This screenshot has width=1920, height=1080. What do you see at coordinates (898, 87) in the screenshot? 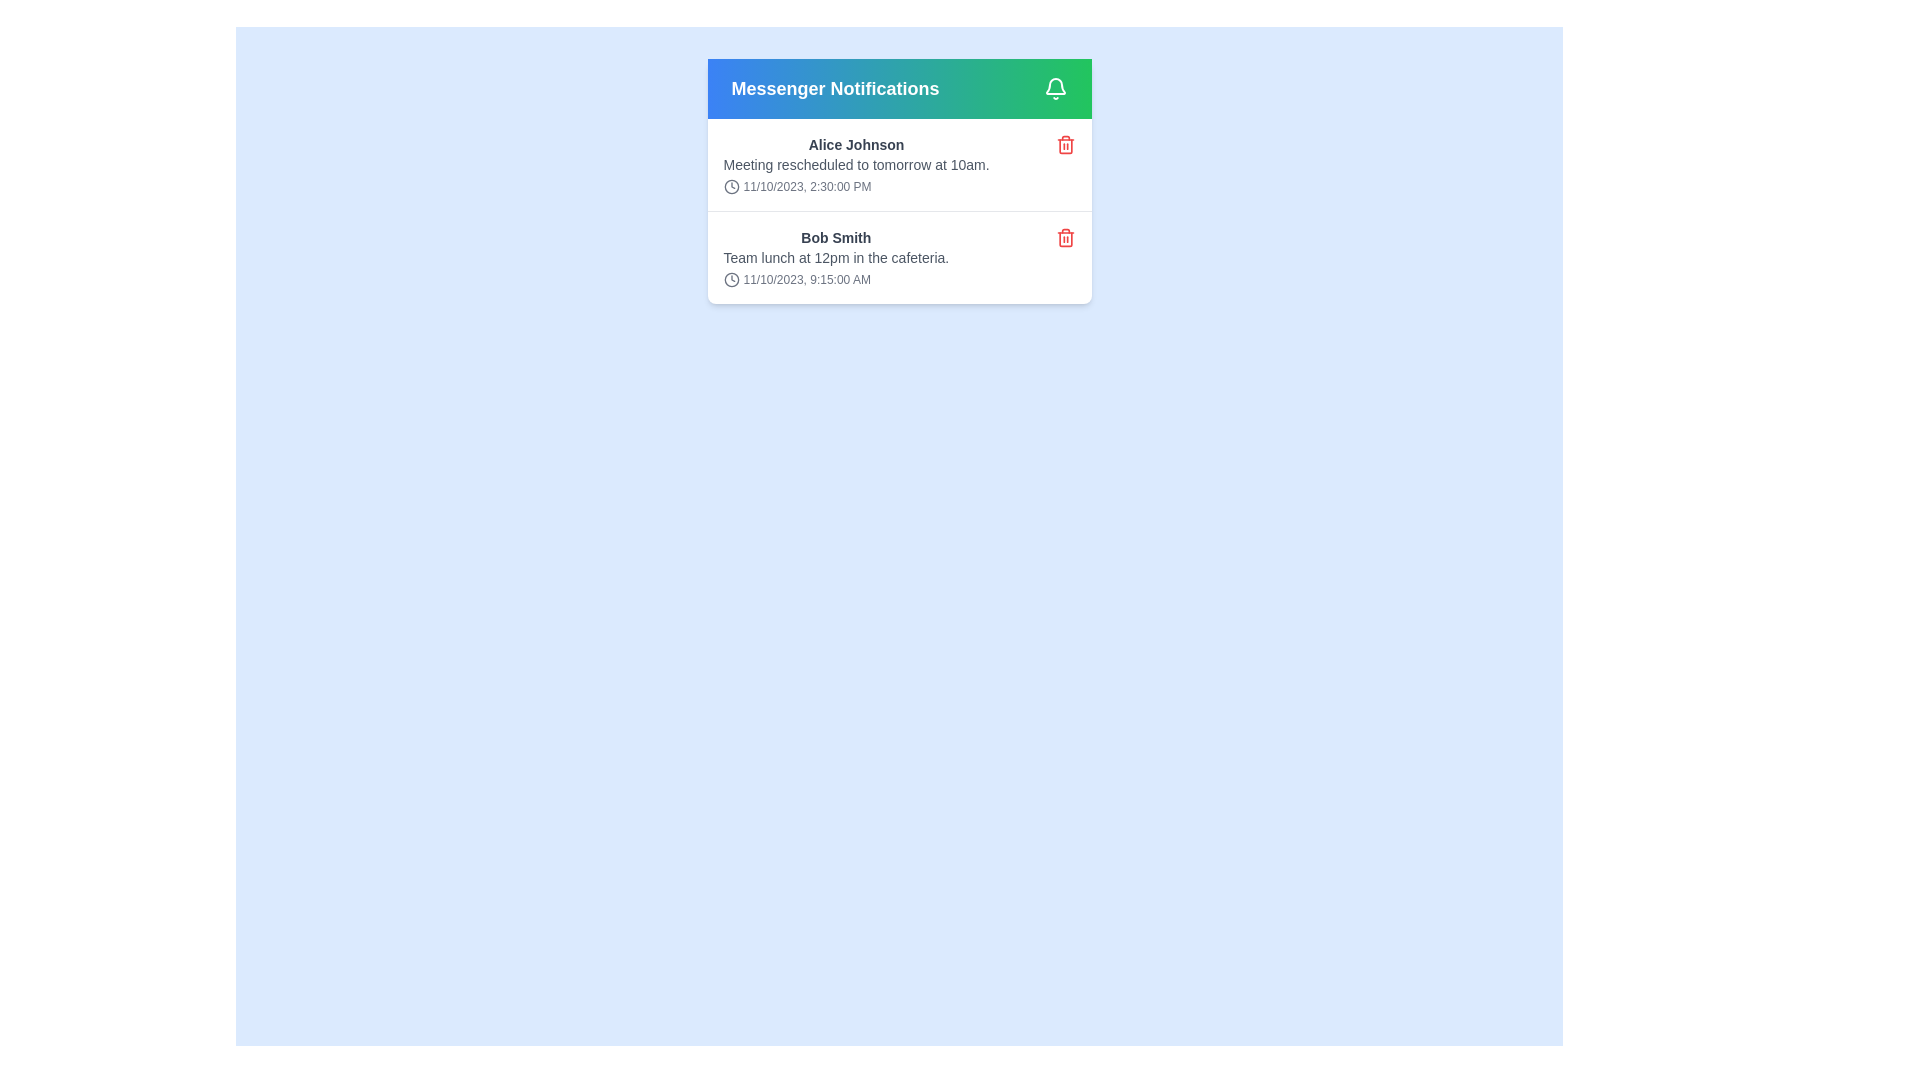
I see `the blue-to-green gradient header element labeled 'Messenger Notifications' at the top of the notification card to emphasize it or trigger a color change` at bounding box center [898, 87].